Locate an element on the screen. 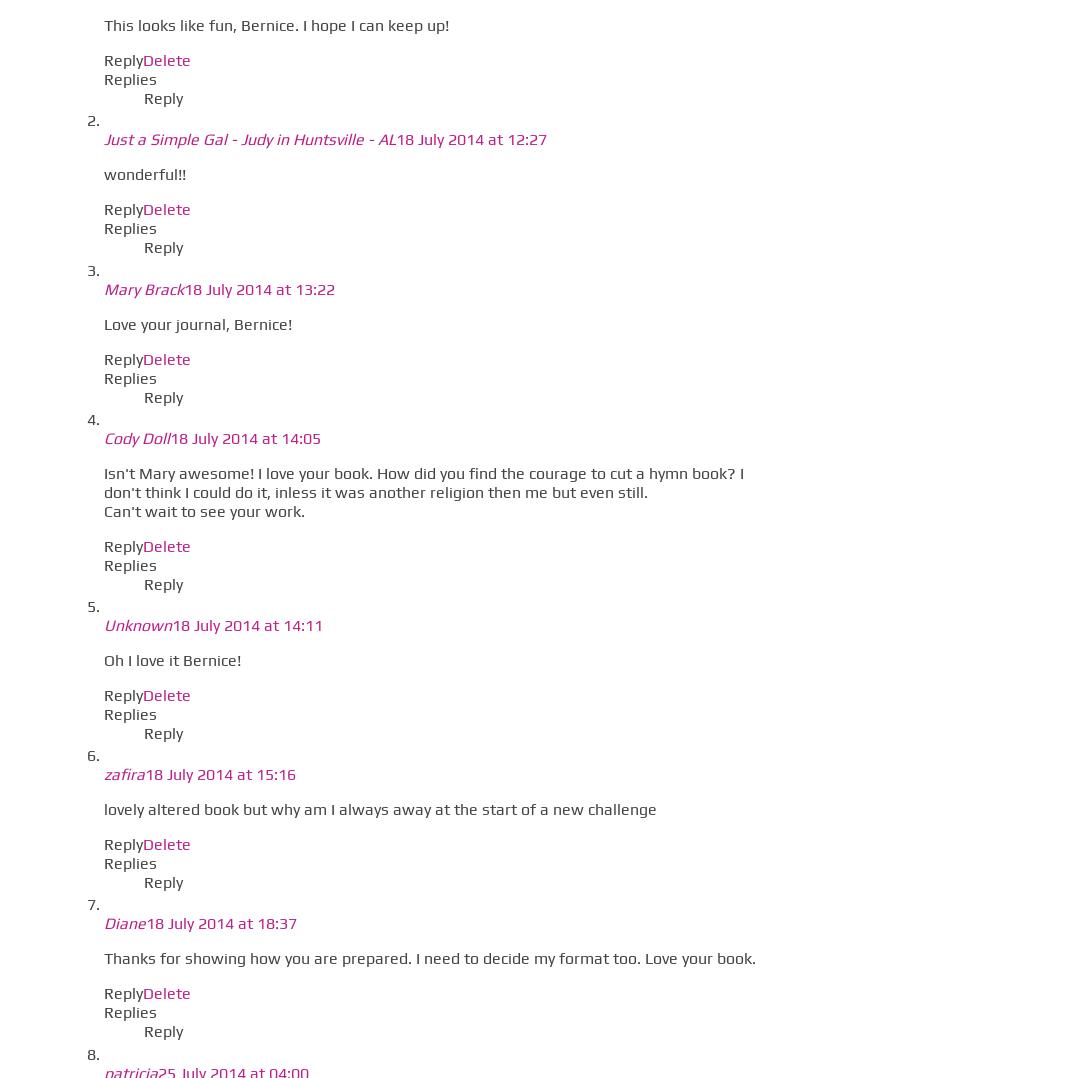  'Love your journal, Bernice!' is located at coordinates (198, 322).